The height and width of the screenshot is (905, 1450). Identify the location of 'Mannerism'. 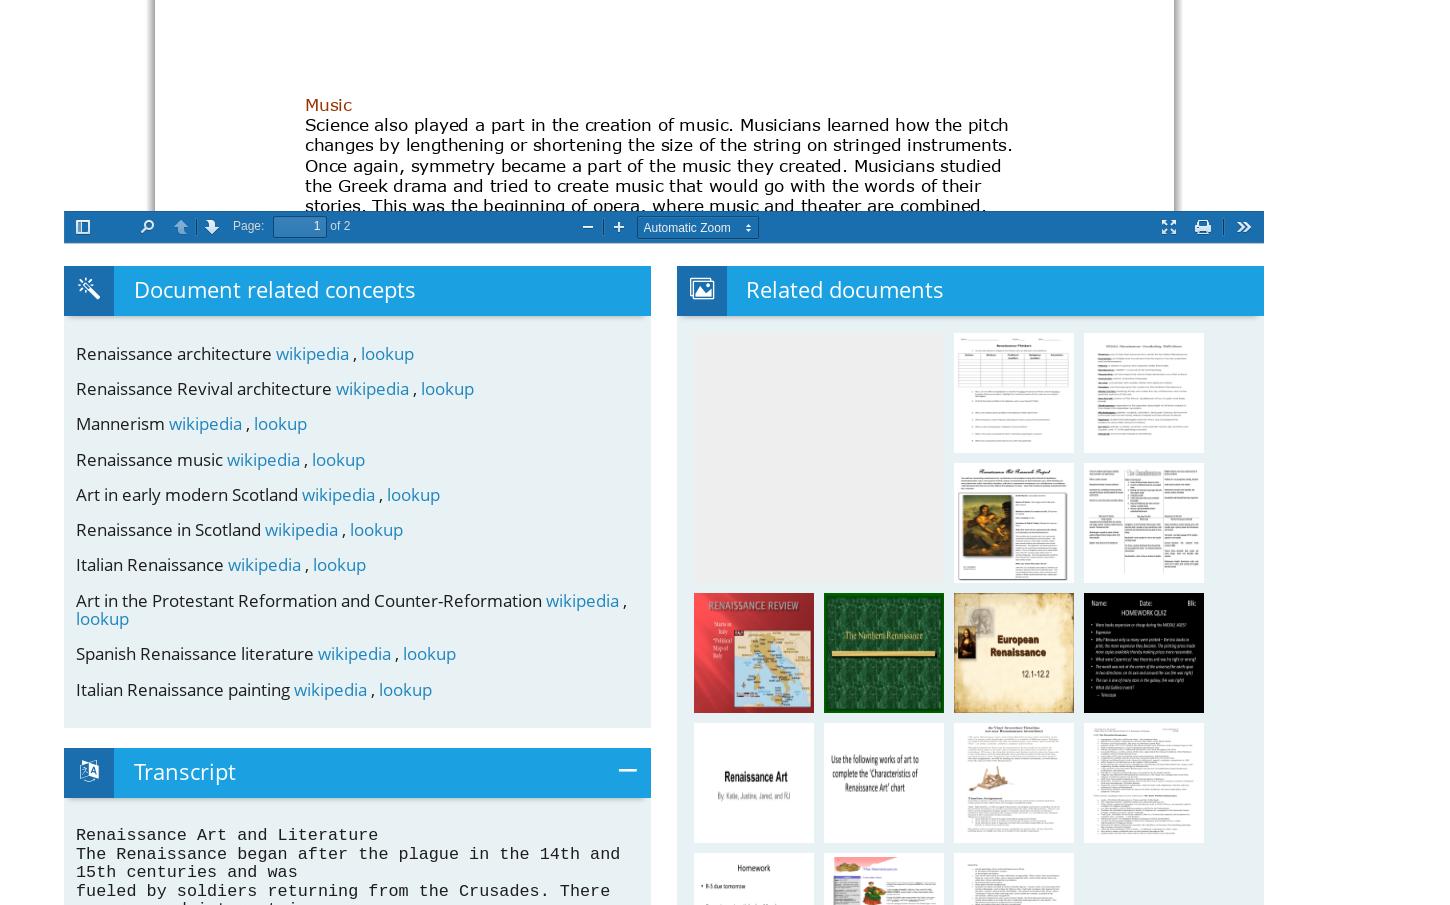
(75, 422).